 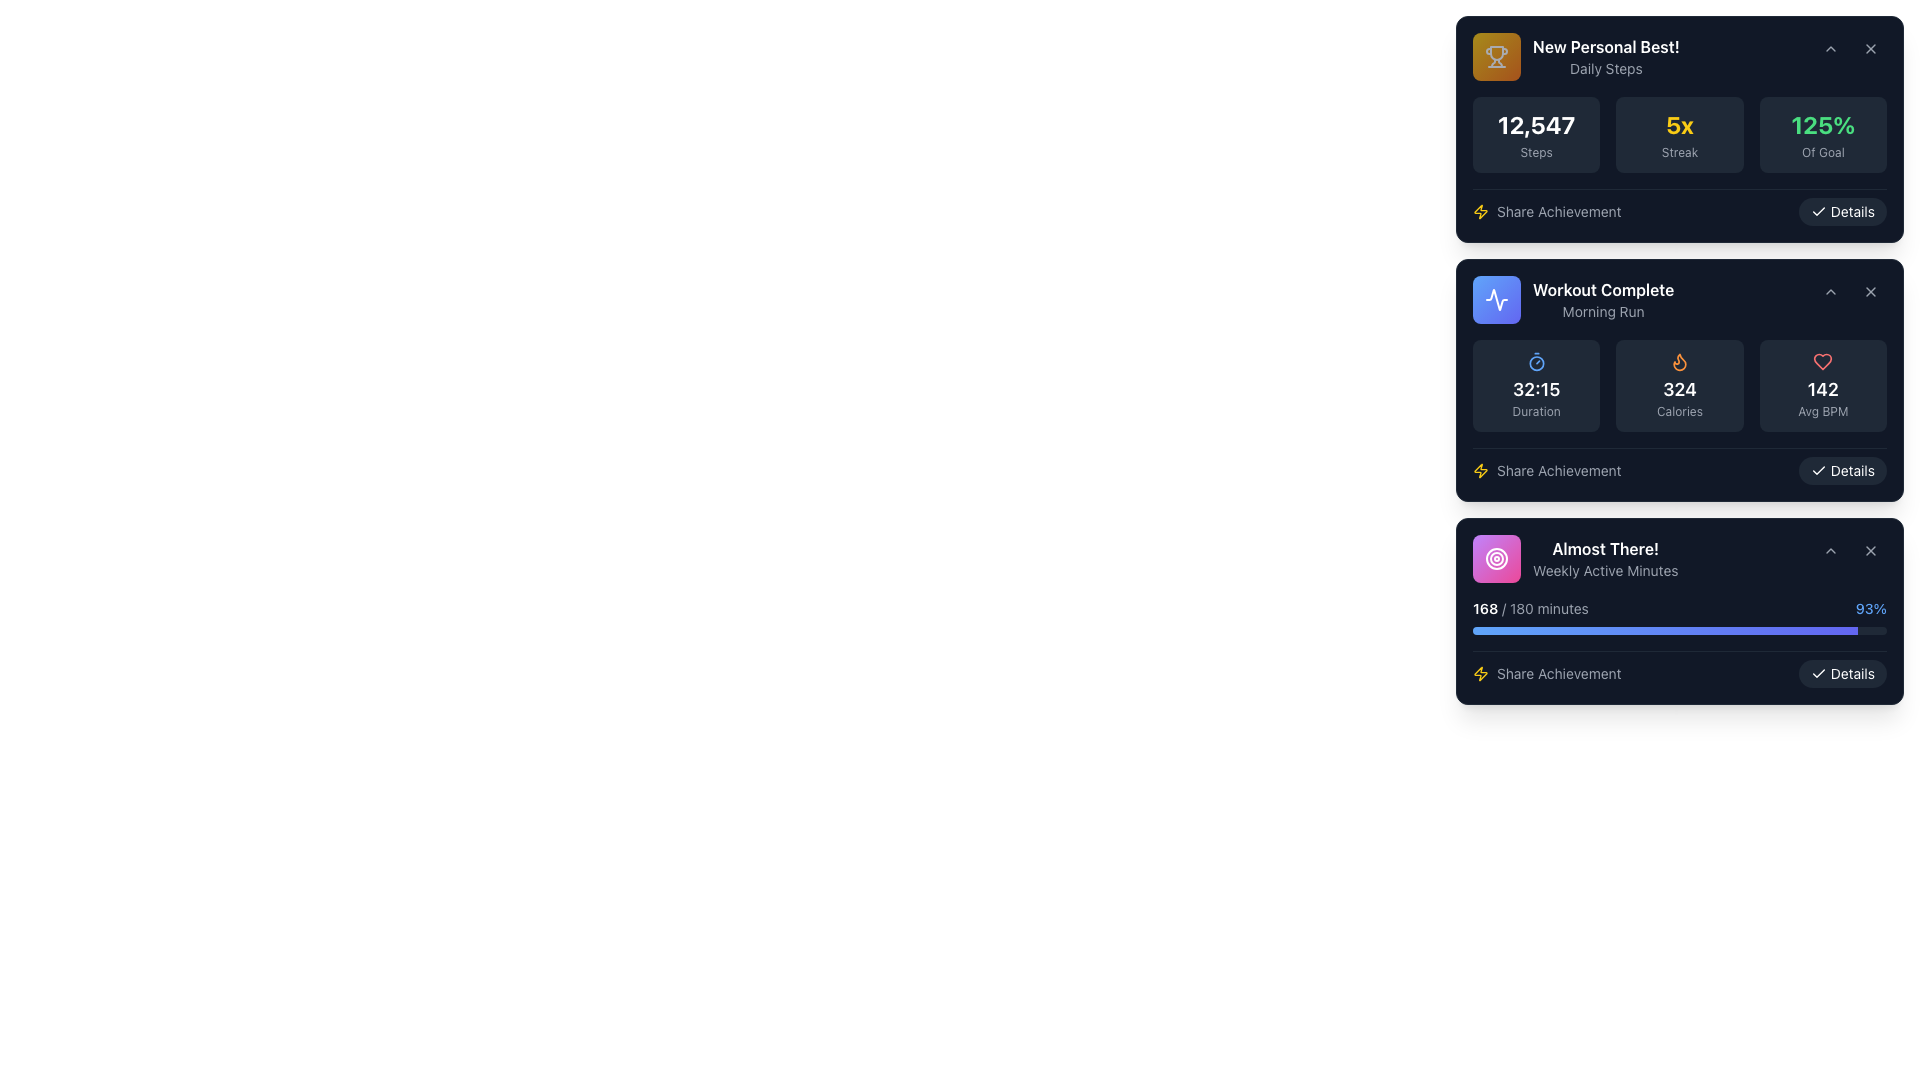 I want to click on the trophy icon with a gold gradient background located at the top-left corner of the 'New Personal Best! Daily Steps' card, so click(x=1497, y=56).